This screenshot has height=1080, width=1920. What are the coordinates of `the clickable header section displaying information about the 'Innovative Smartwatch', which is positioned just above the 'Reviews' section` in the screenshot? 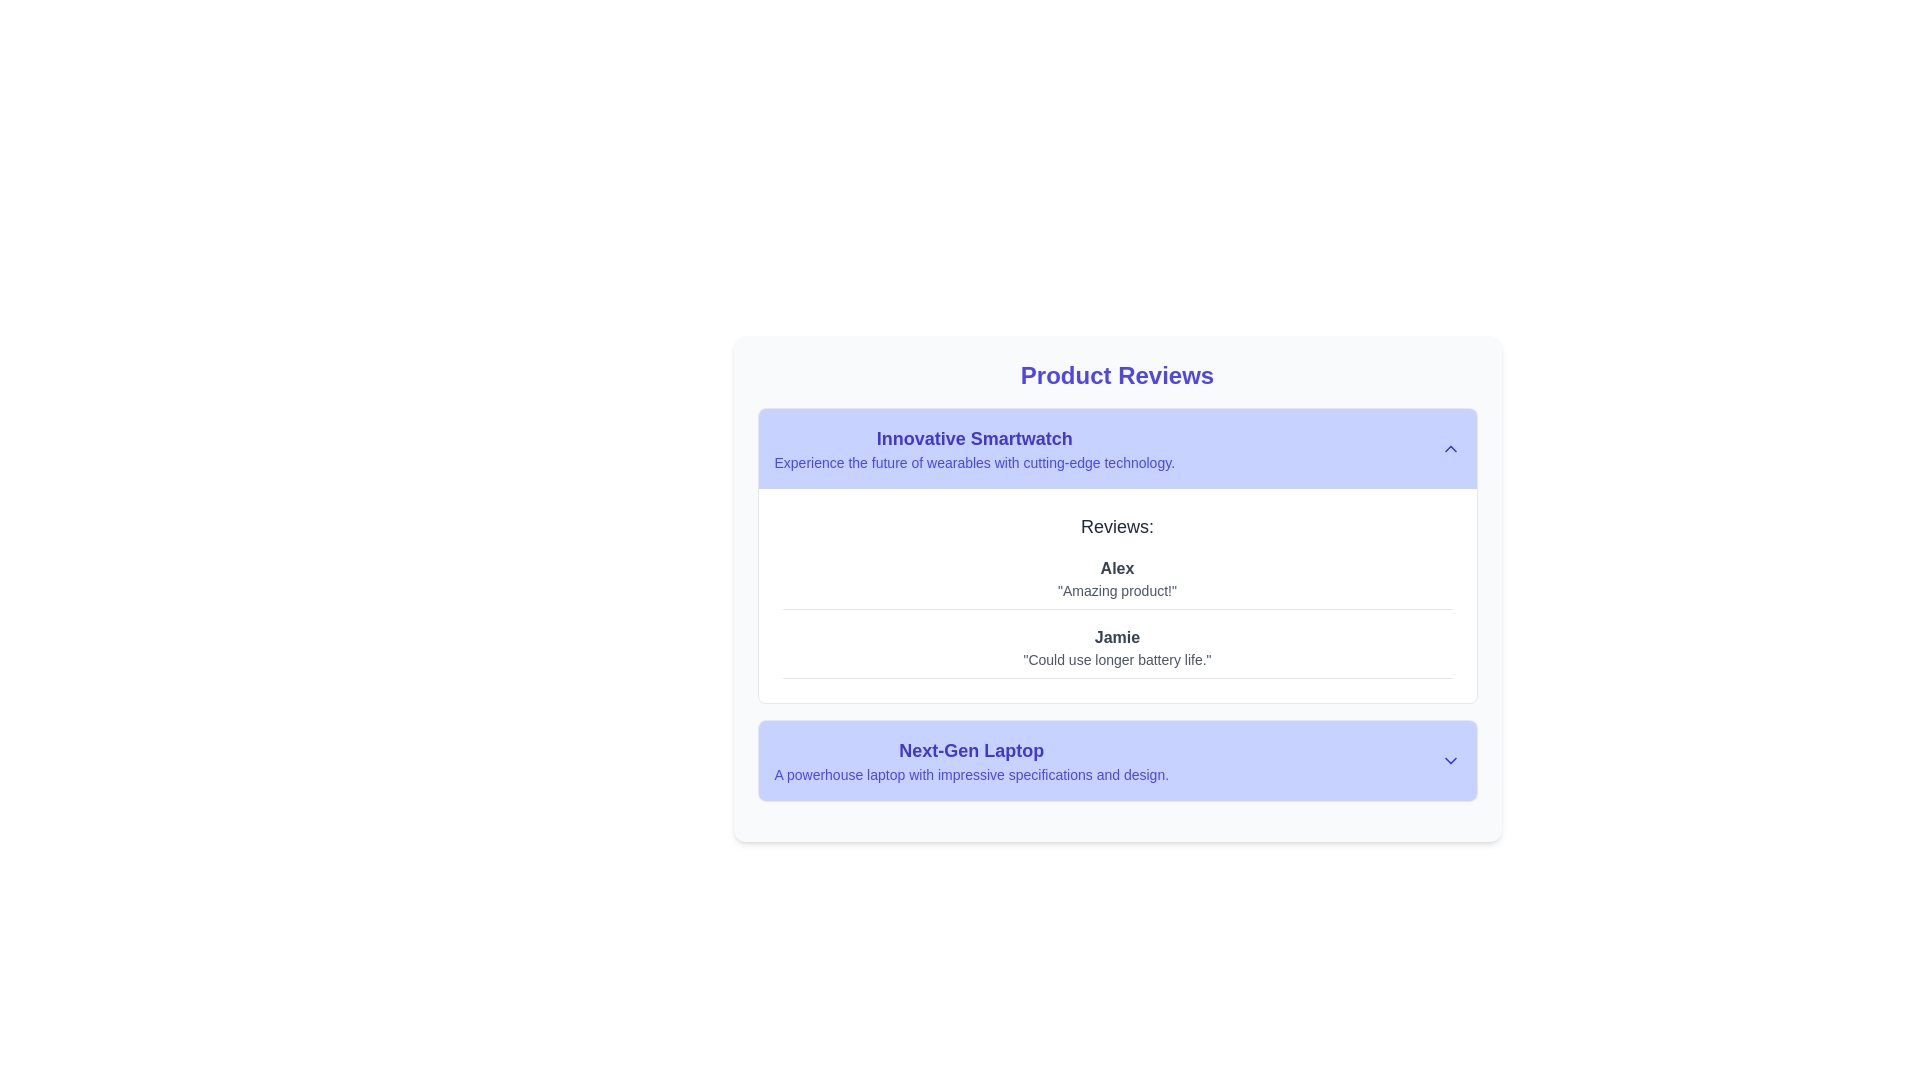 It's located at (1116, 447).